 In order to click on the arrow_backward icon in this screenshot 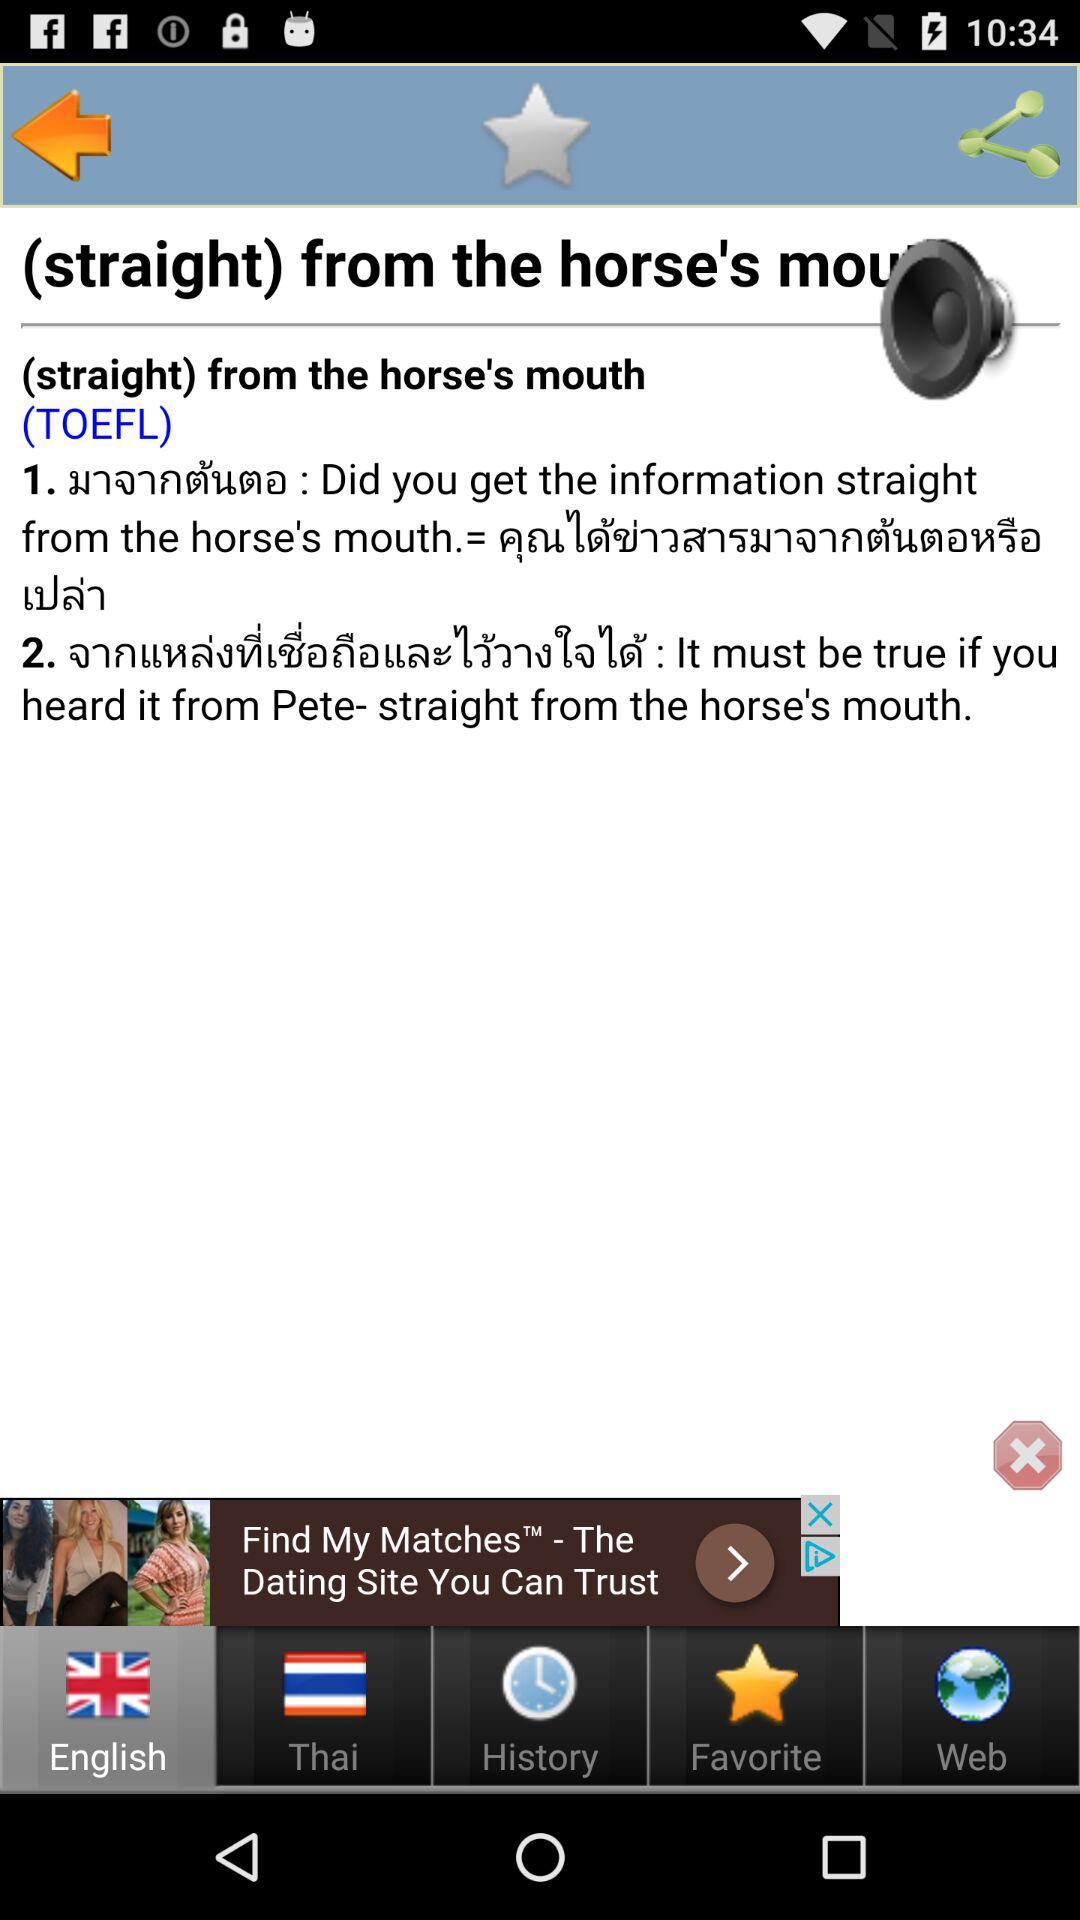, I will do `click(61, 143)`.